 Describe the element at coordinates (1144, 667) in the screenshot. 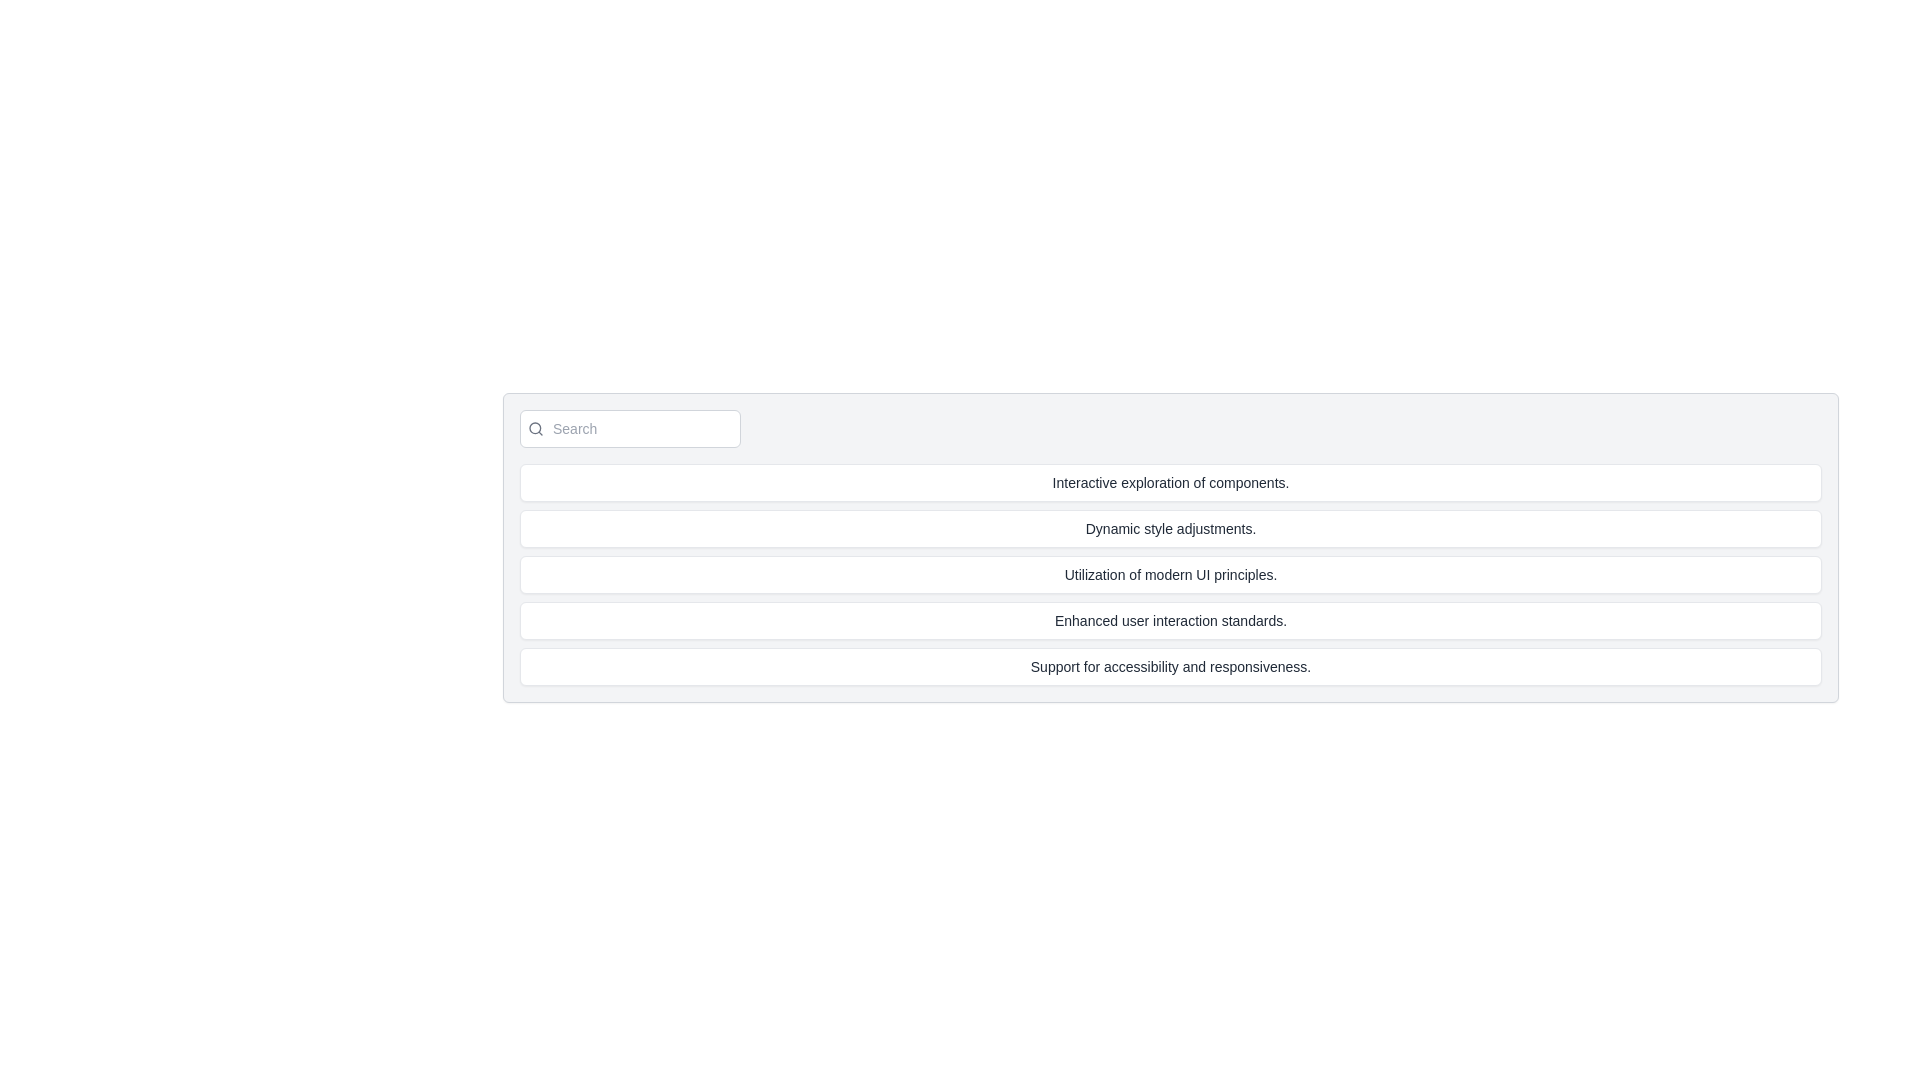

I see `character 's' which is the final letter in the word 'responsiveness', located at the end of the last line of a list of text rows` at that location.